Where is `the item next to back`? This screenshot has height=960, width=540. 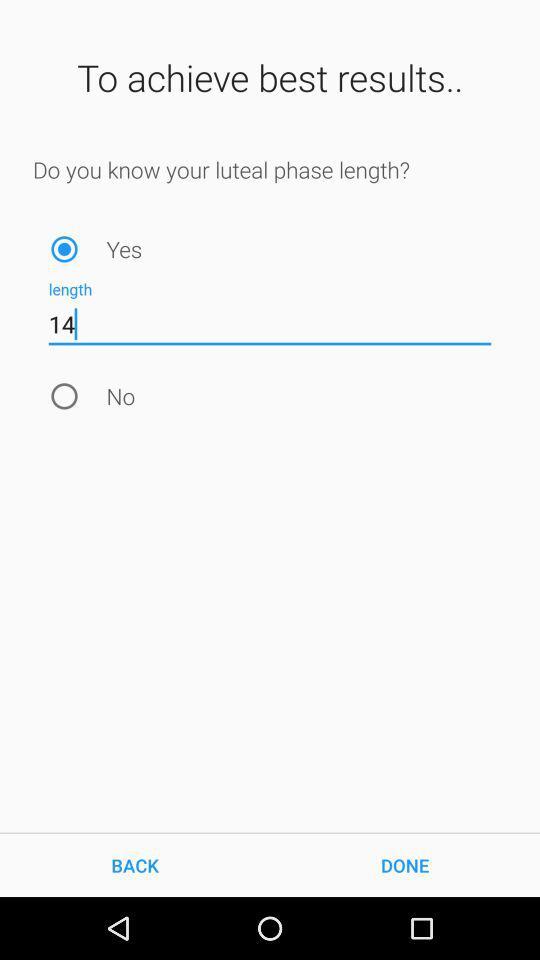 the item next to back is located at coordinates (405, 864).